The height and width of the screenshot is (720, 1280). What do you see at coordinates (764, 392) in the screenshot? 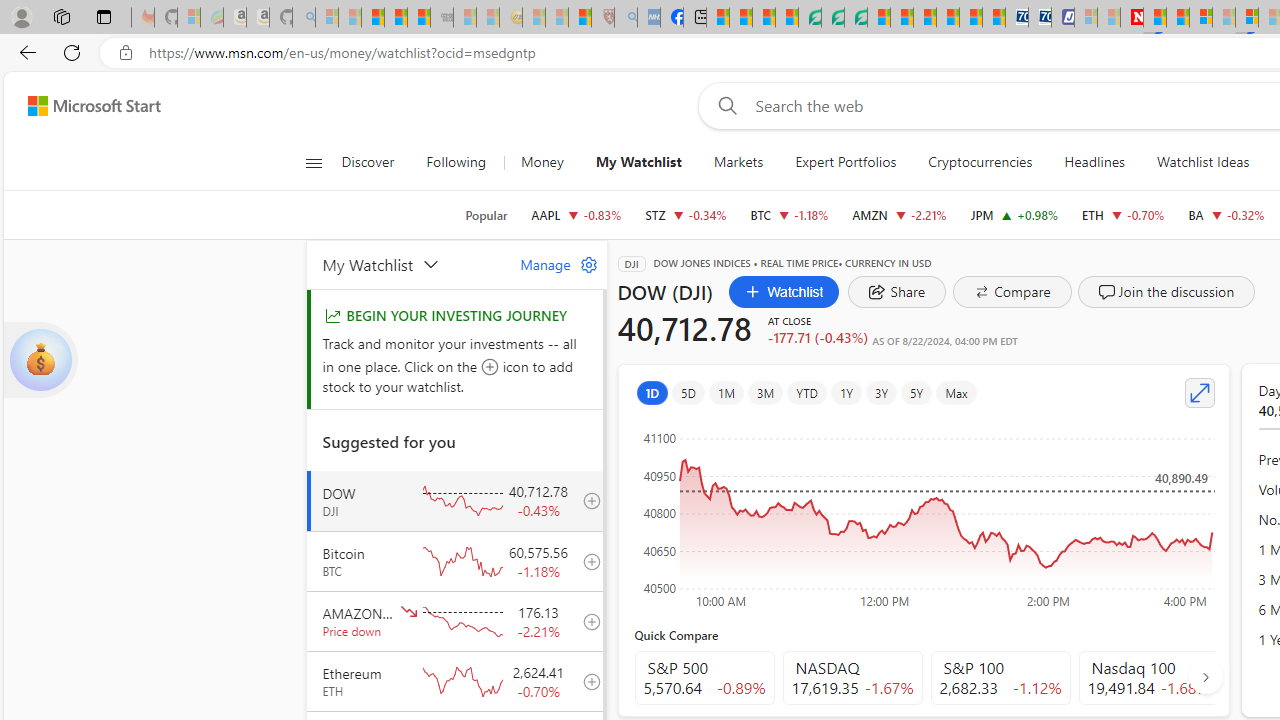
I see `'3M'` at bounding box center [764, 392].